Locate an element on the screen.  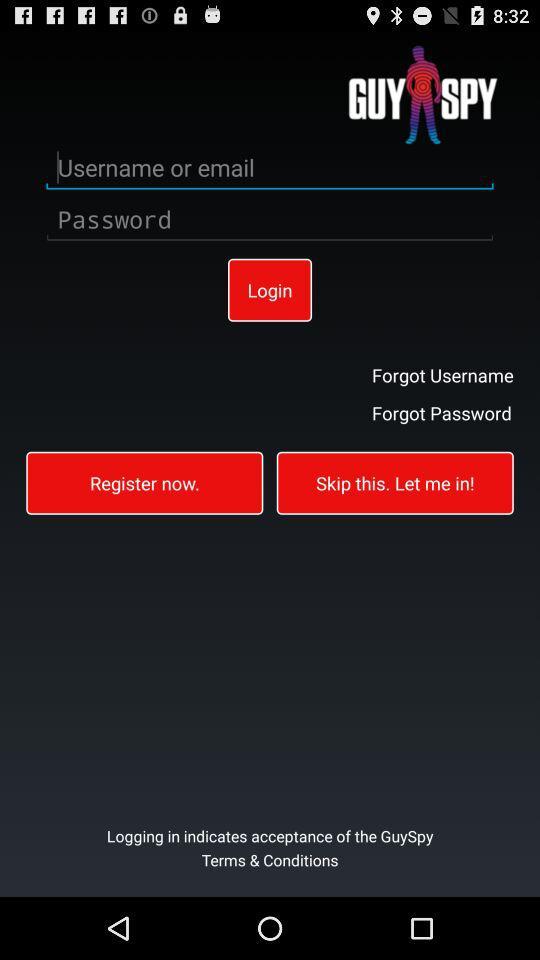
email is located at coordinates (270, 167).